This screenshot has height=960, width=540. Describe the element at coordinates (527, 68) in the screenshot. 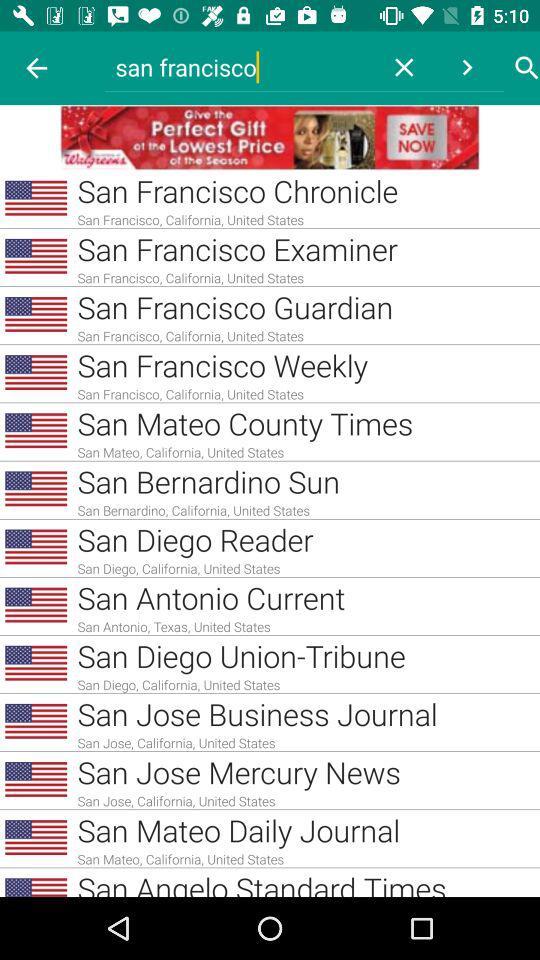

I see `click search button` at that location.